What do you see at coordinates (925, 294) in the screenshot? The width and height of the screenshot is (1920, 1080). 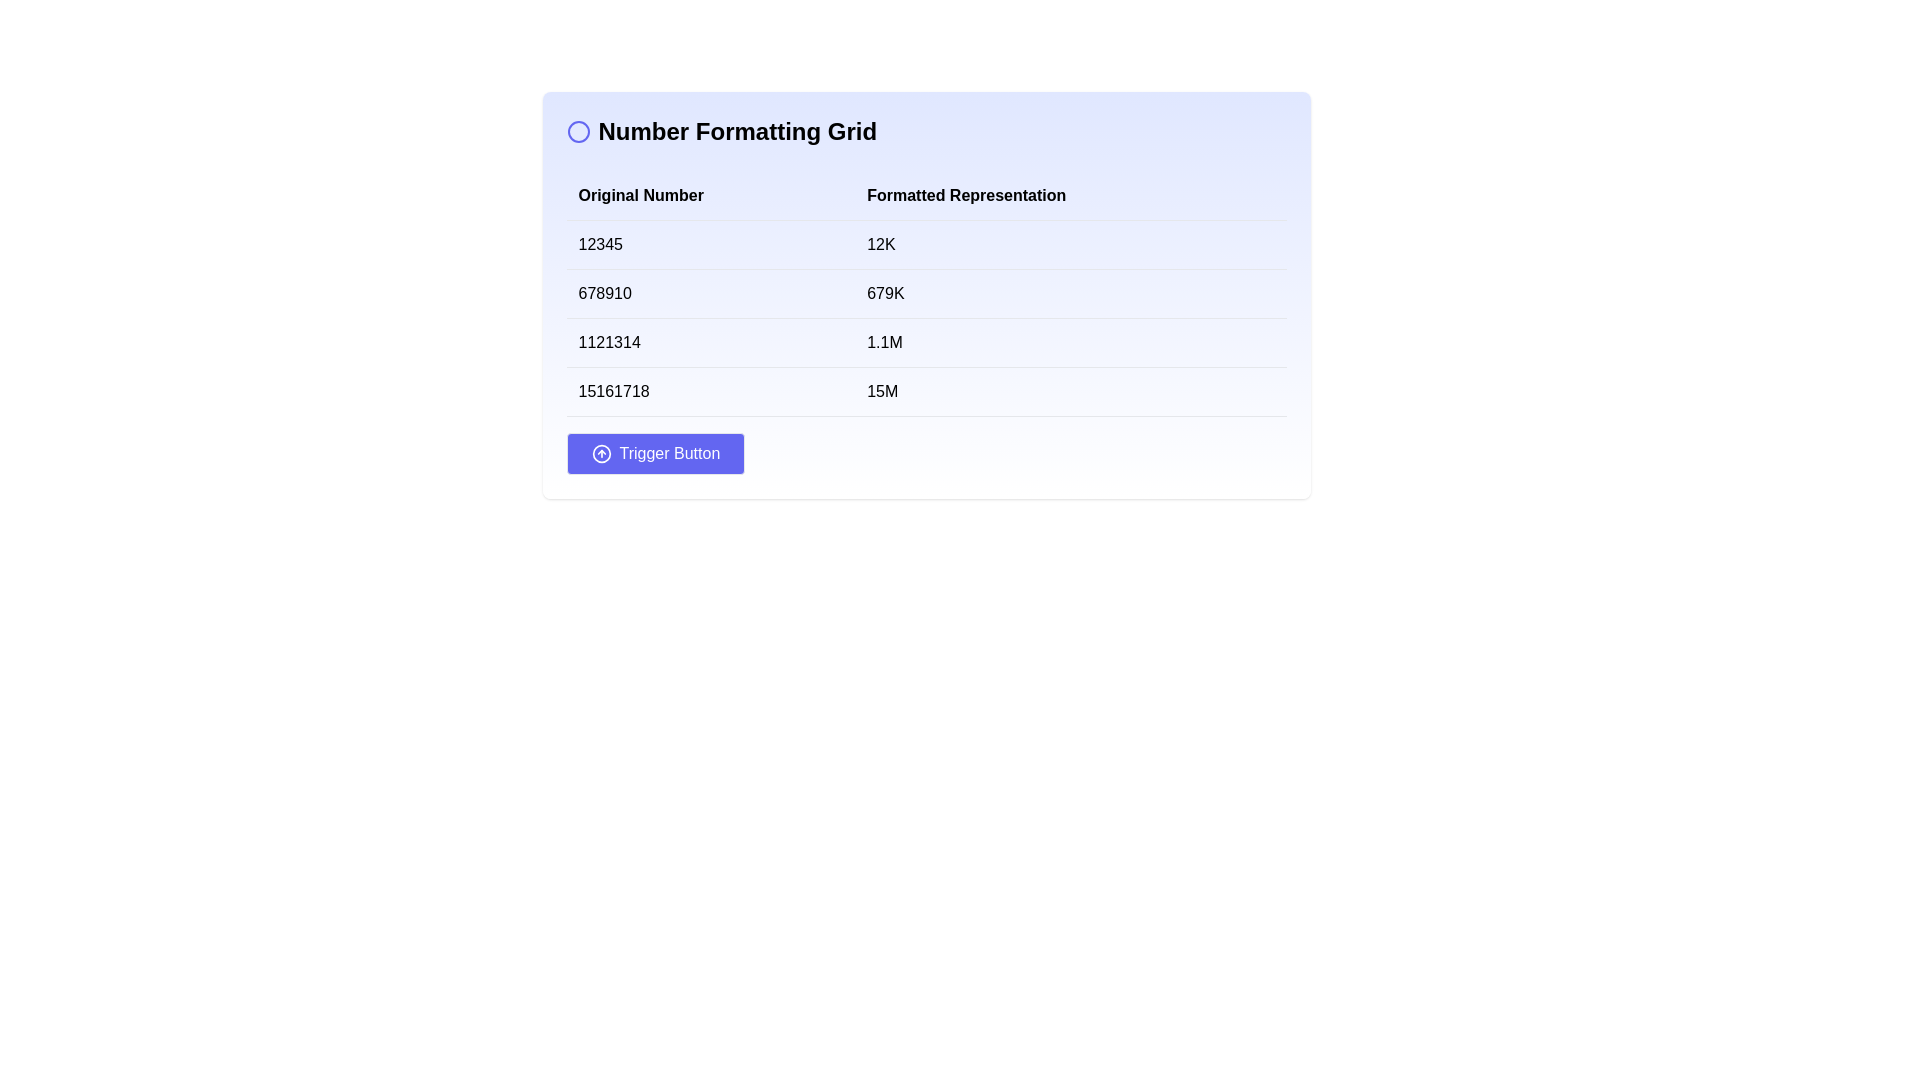 I see `the second row in the table that displays '678910' in the first column and '679K' in the second column` at bounding box center [925, 294].